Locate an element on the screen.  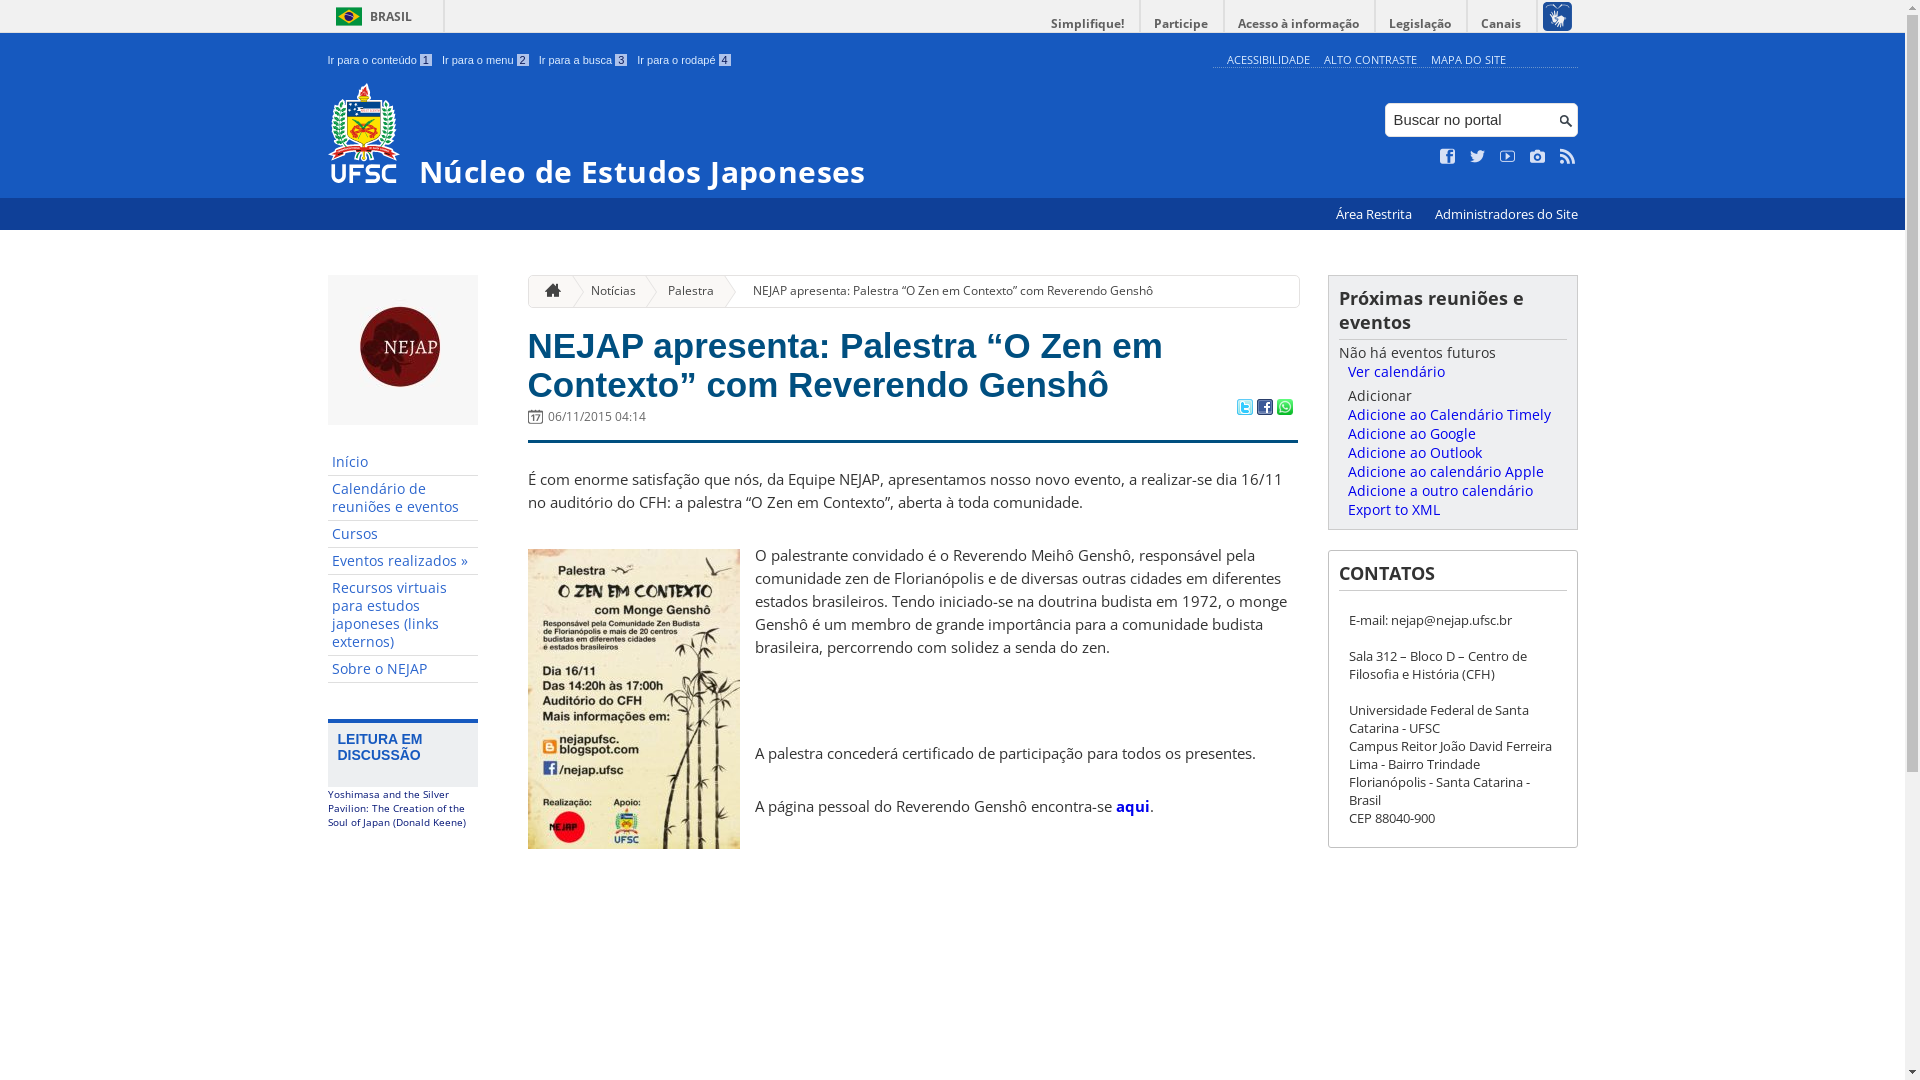
'Curta no Facebook' is located at coordinates (1448, 156).